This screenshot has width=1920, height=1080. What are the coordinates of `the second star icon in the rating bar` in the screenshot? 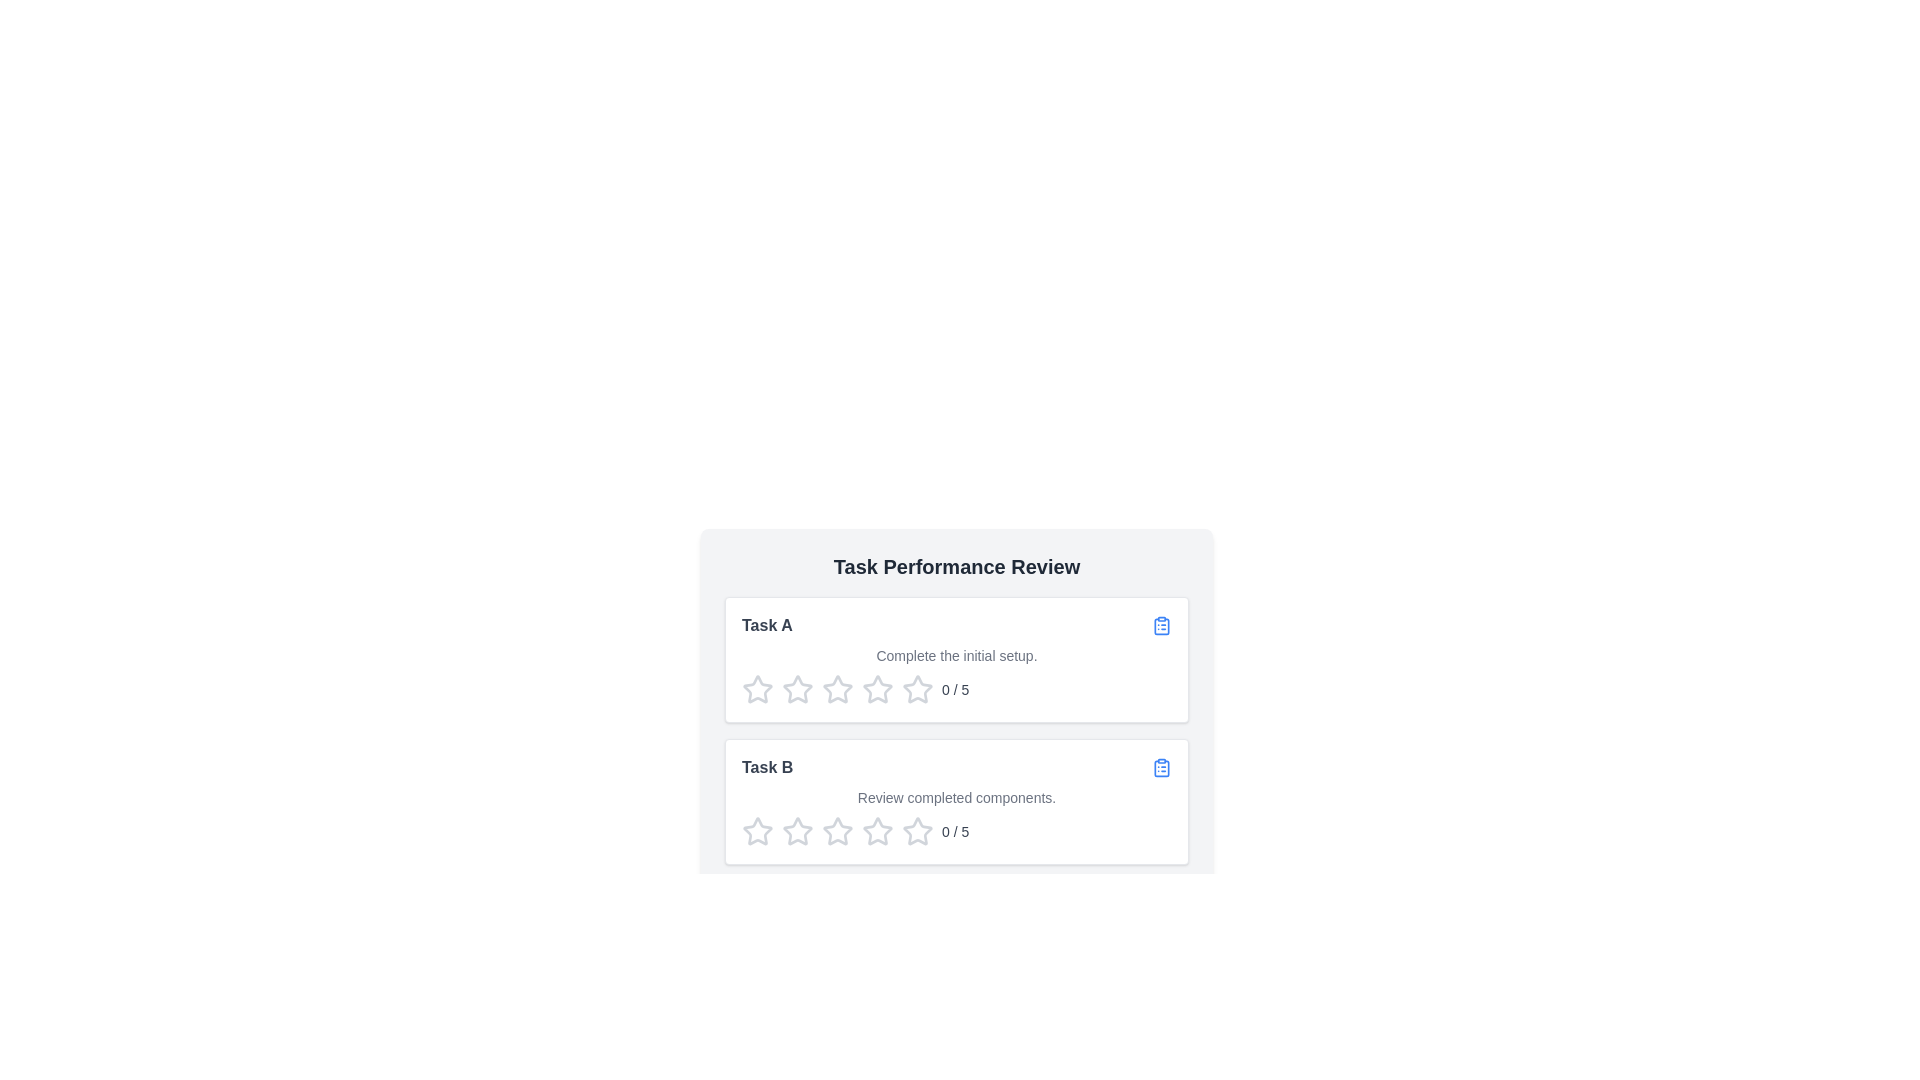 It's located at (878, 831).